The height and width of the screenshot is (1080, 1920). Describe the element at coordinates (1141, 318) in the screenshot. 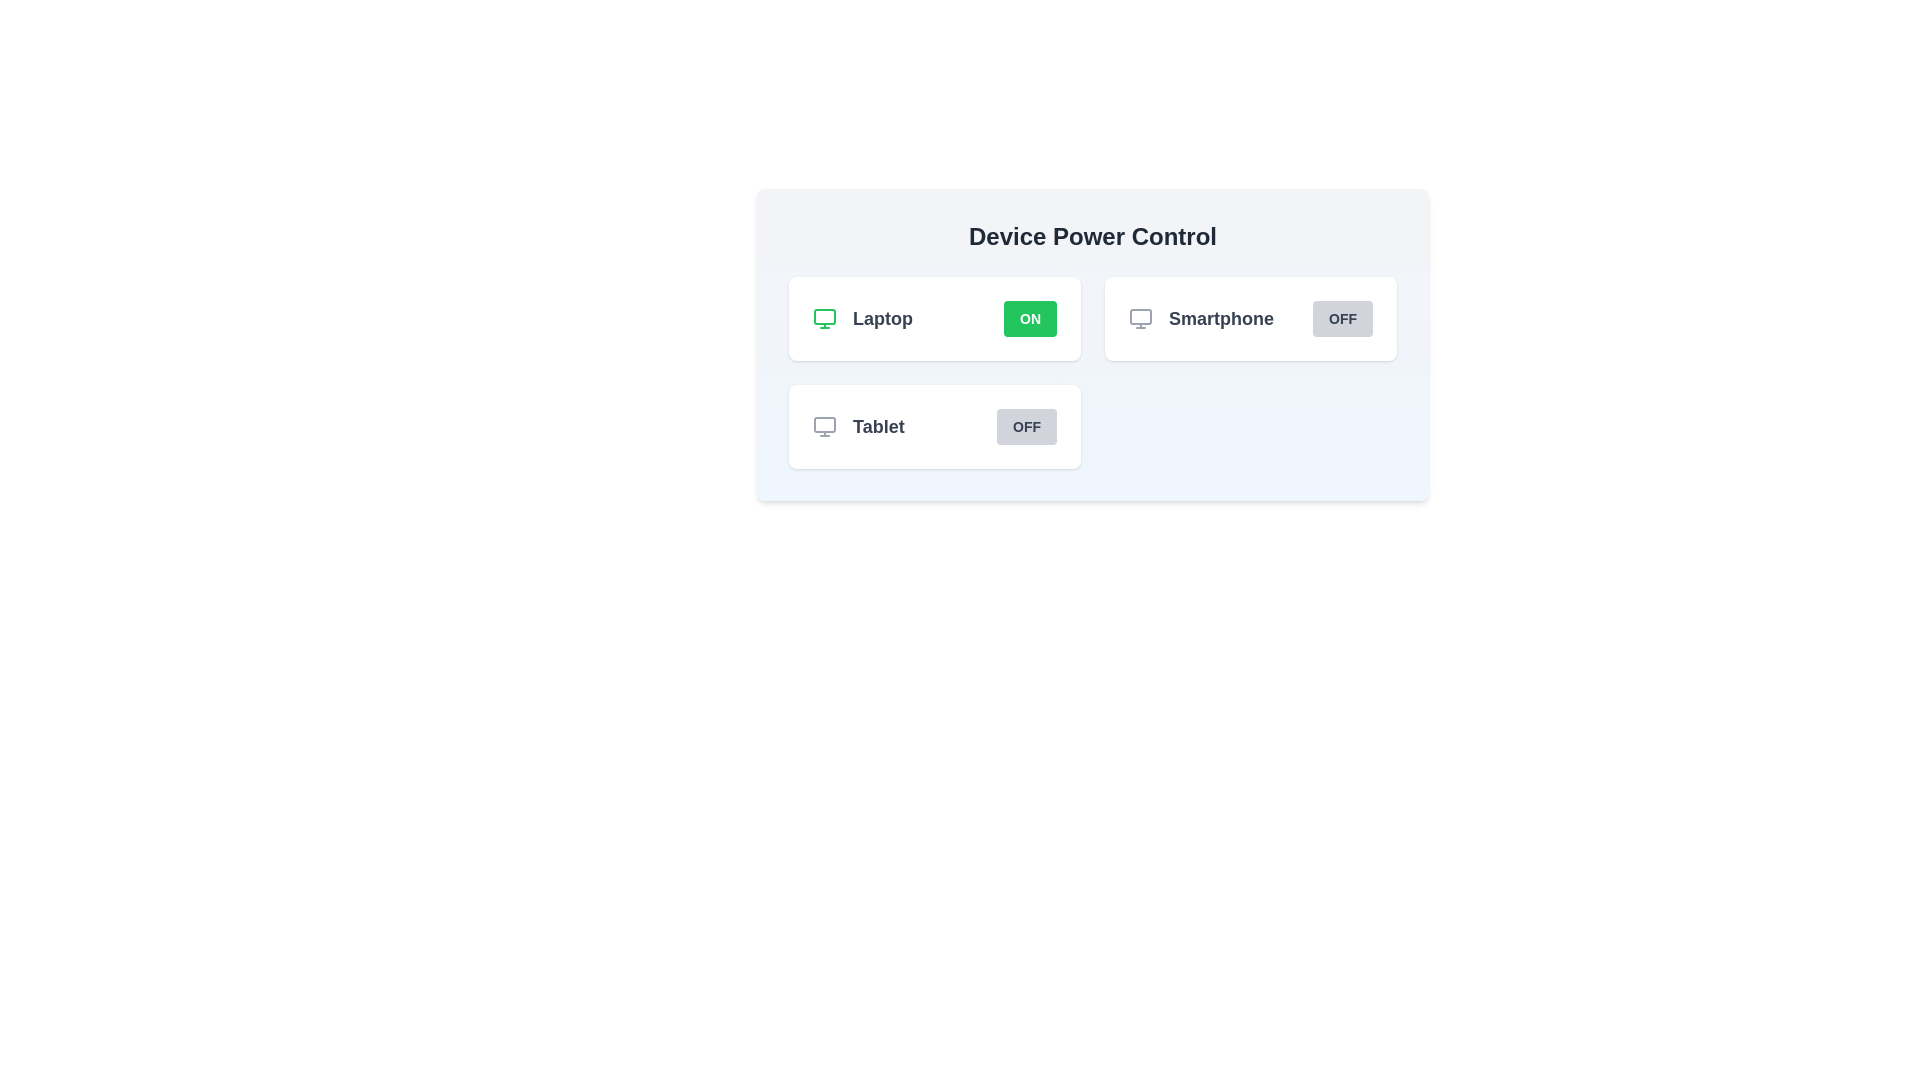

I see `the icon associated with Smartphone` at that location.